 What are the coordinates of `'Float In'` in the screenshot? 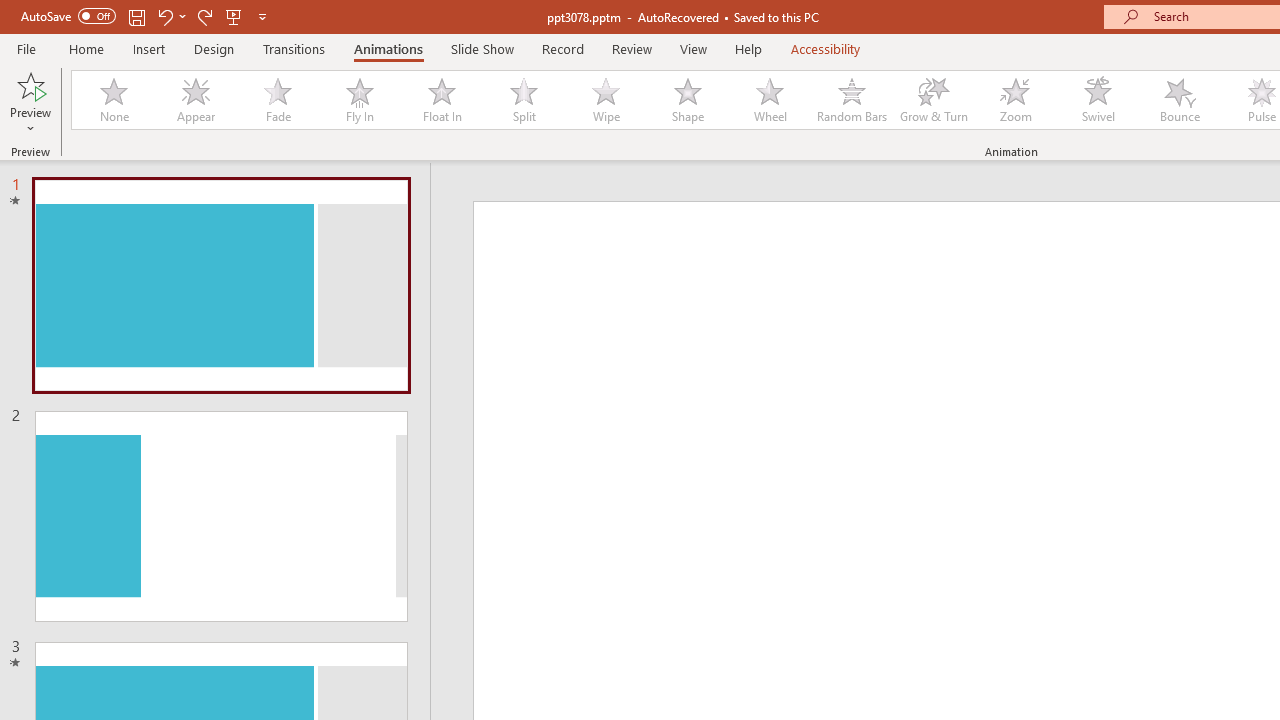 It's located at (440, 100).